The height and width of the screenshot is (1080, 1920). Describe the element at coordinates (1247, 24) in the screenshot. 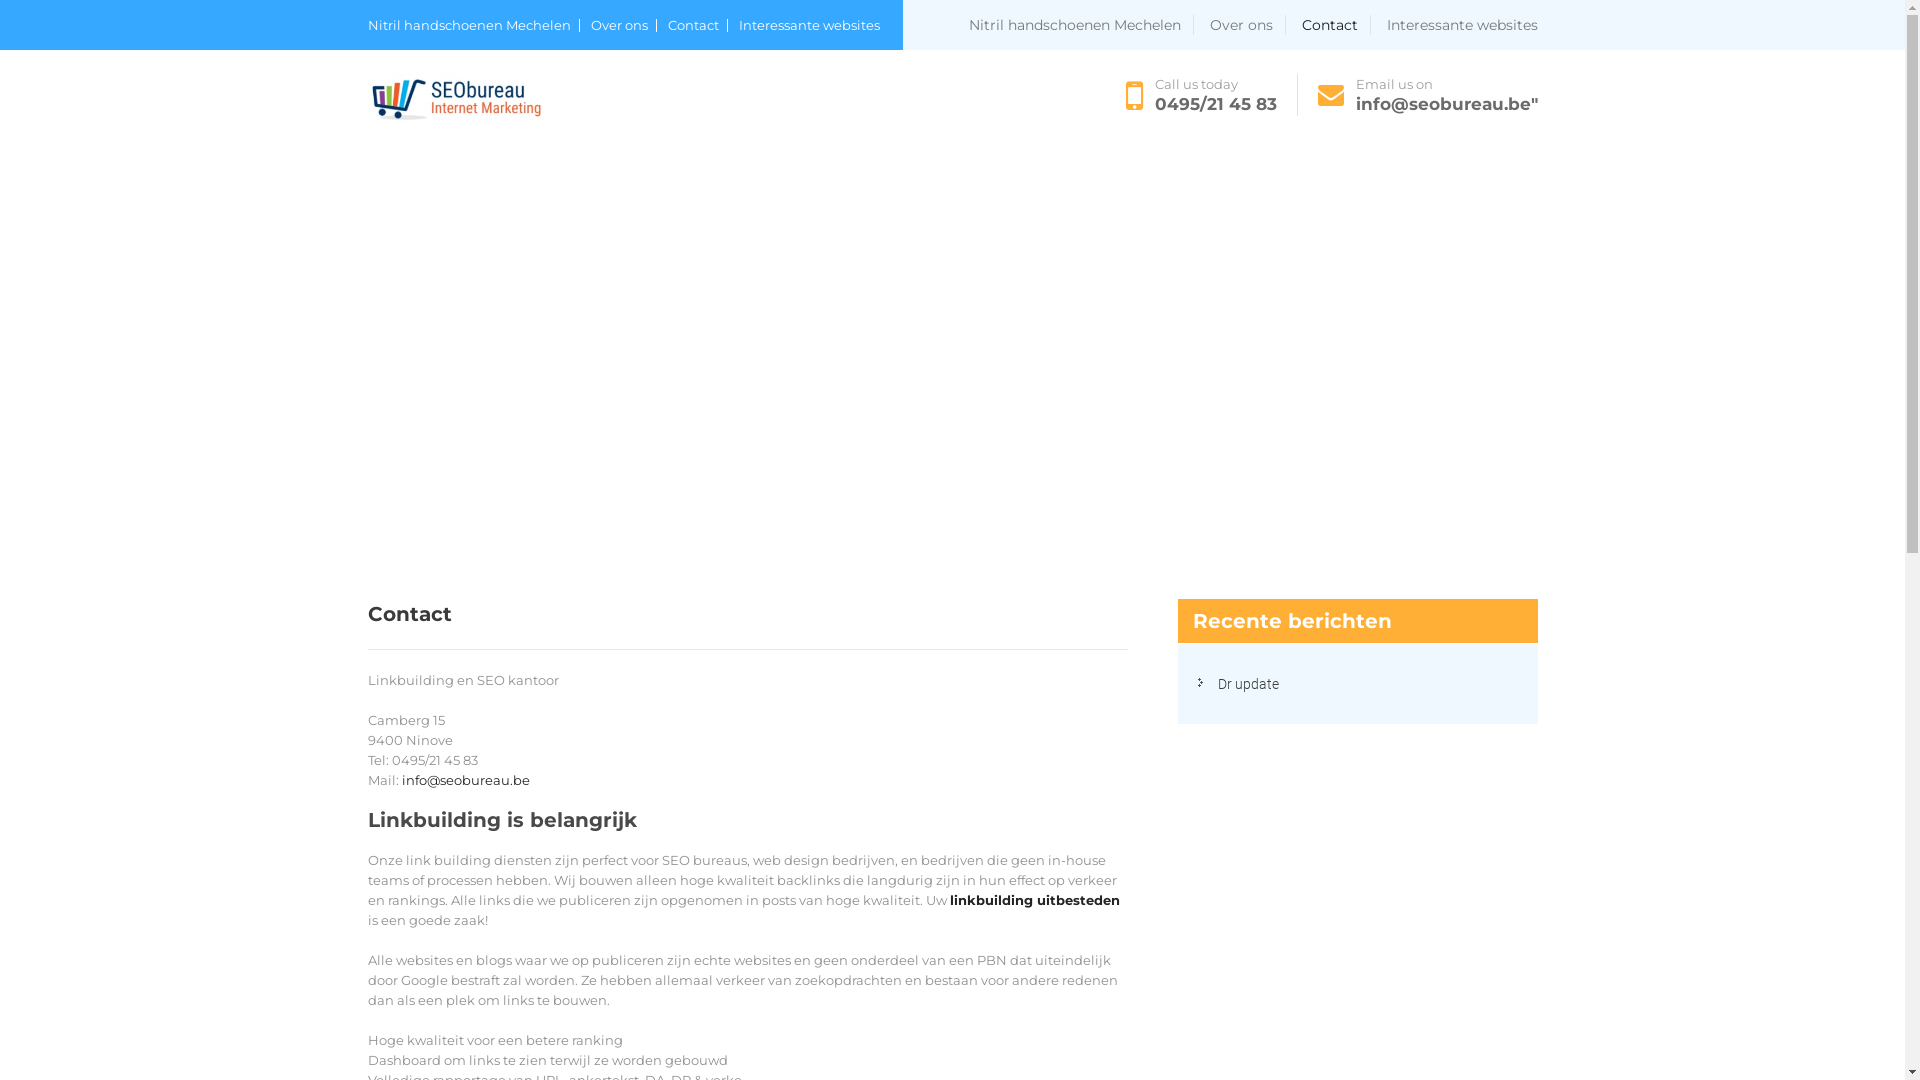

I see `'Over ons'` at that location.